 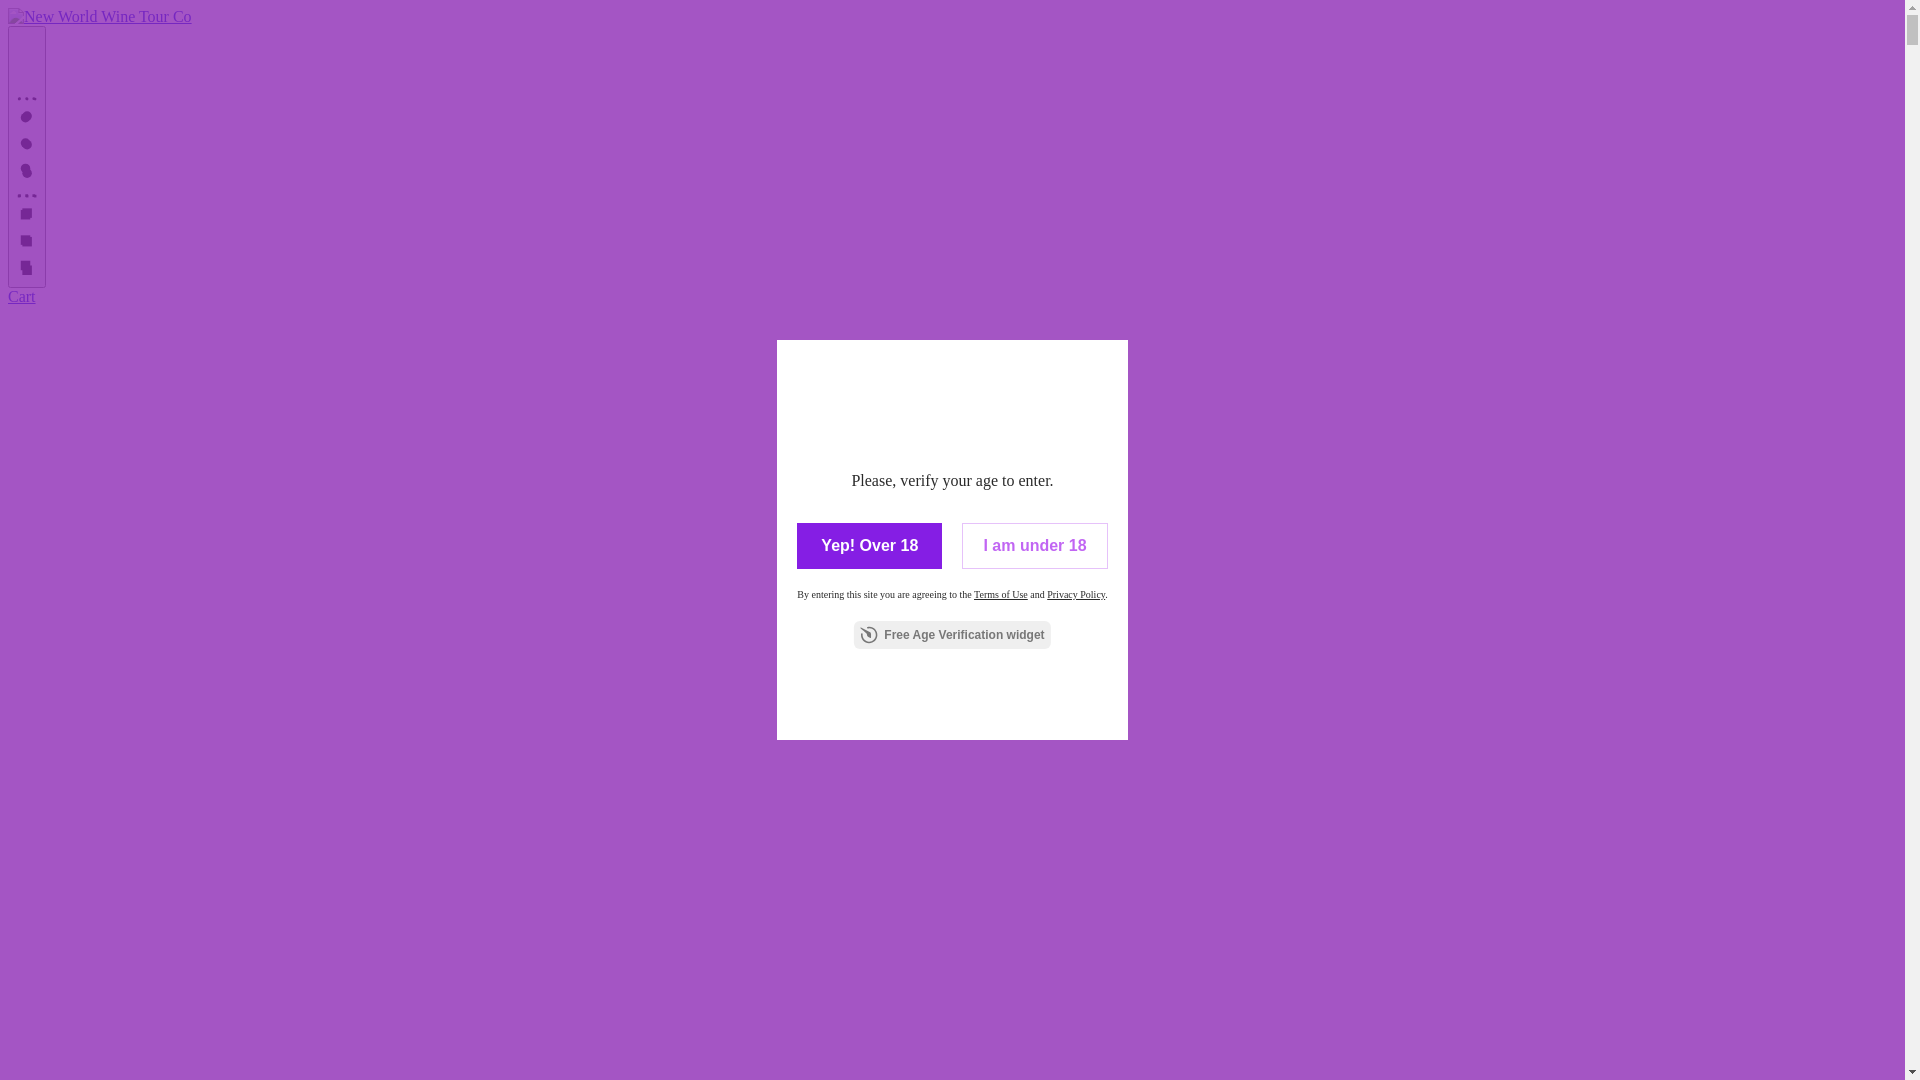 I want to click on 'Yep! Over 18', so click(x=869, y=546).